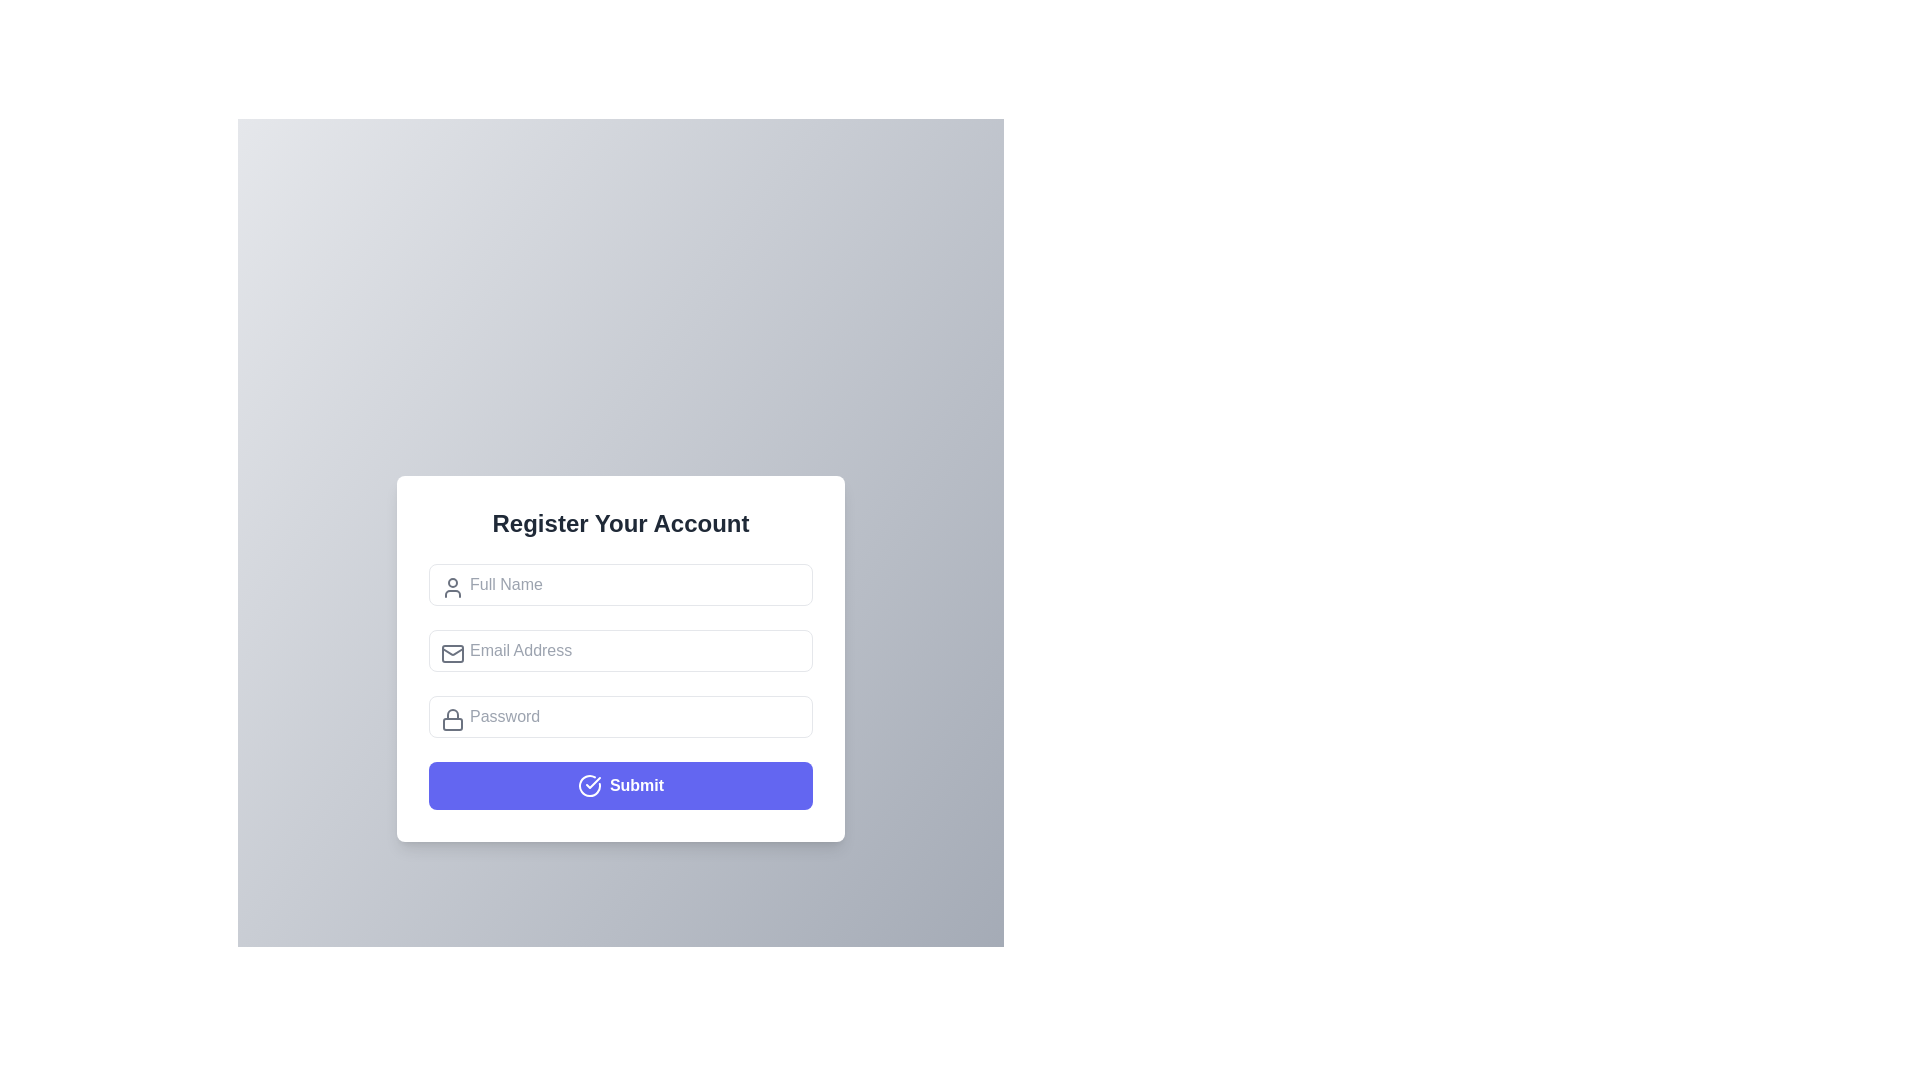 This screenshot has width=1920, height=1080. I want to click on the minimalist gray mail icon located to the left of the 'Email Address' input field in the account registration form, so click(451, 652).